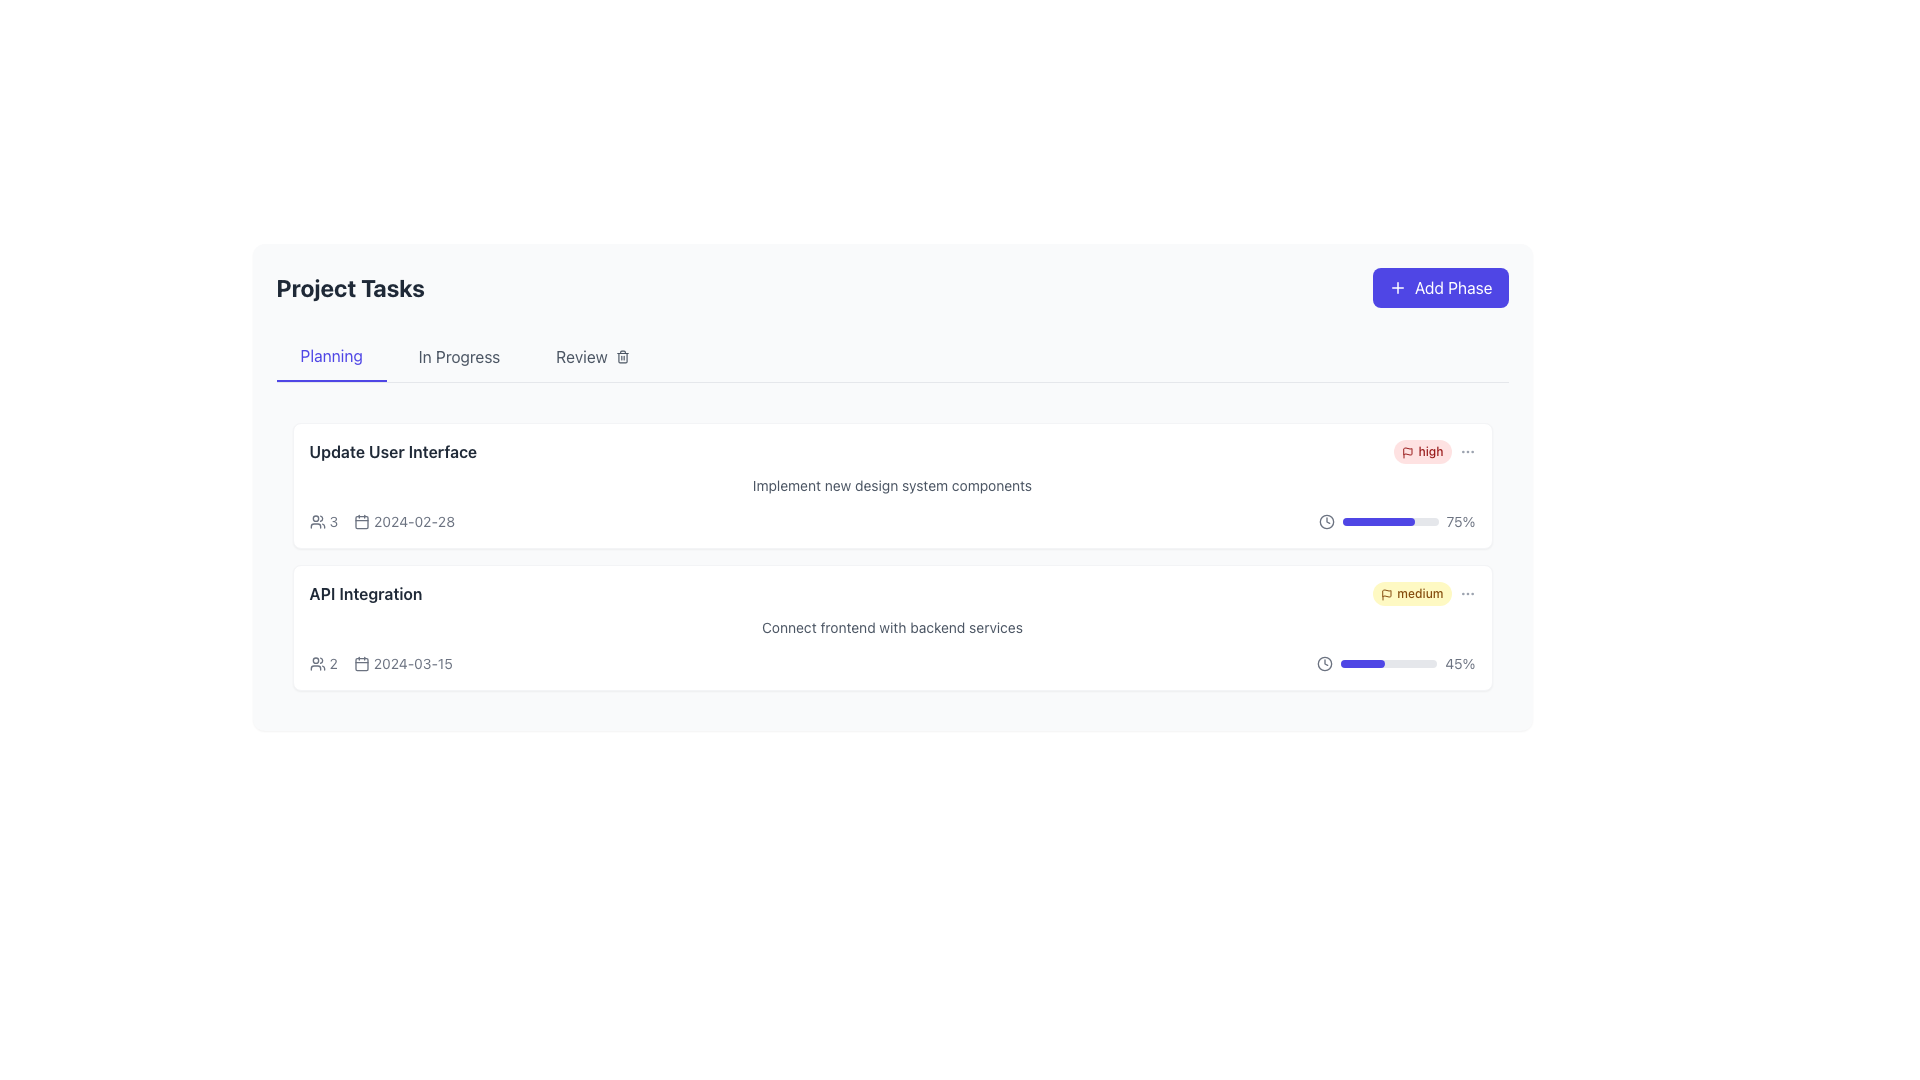 Image resolution: width=1920 pixels, height=1080 pixels. Describe the element at coordinates (458, 356) in the screenshot. I see `the 'In Progress' label in the navigation bar` at that location.